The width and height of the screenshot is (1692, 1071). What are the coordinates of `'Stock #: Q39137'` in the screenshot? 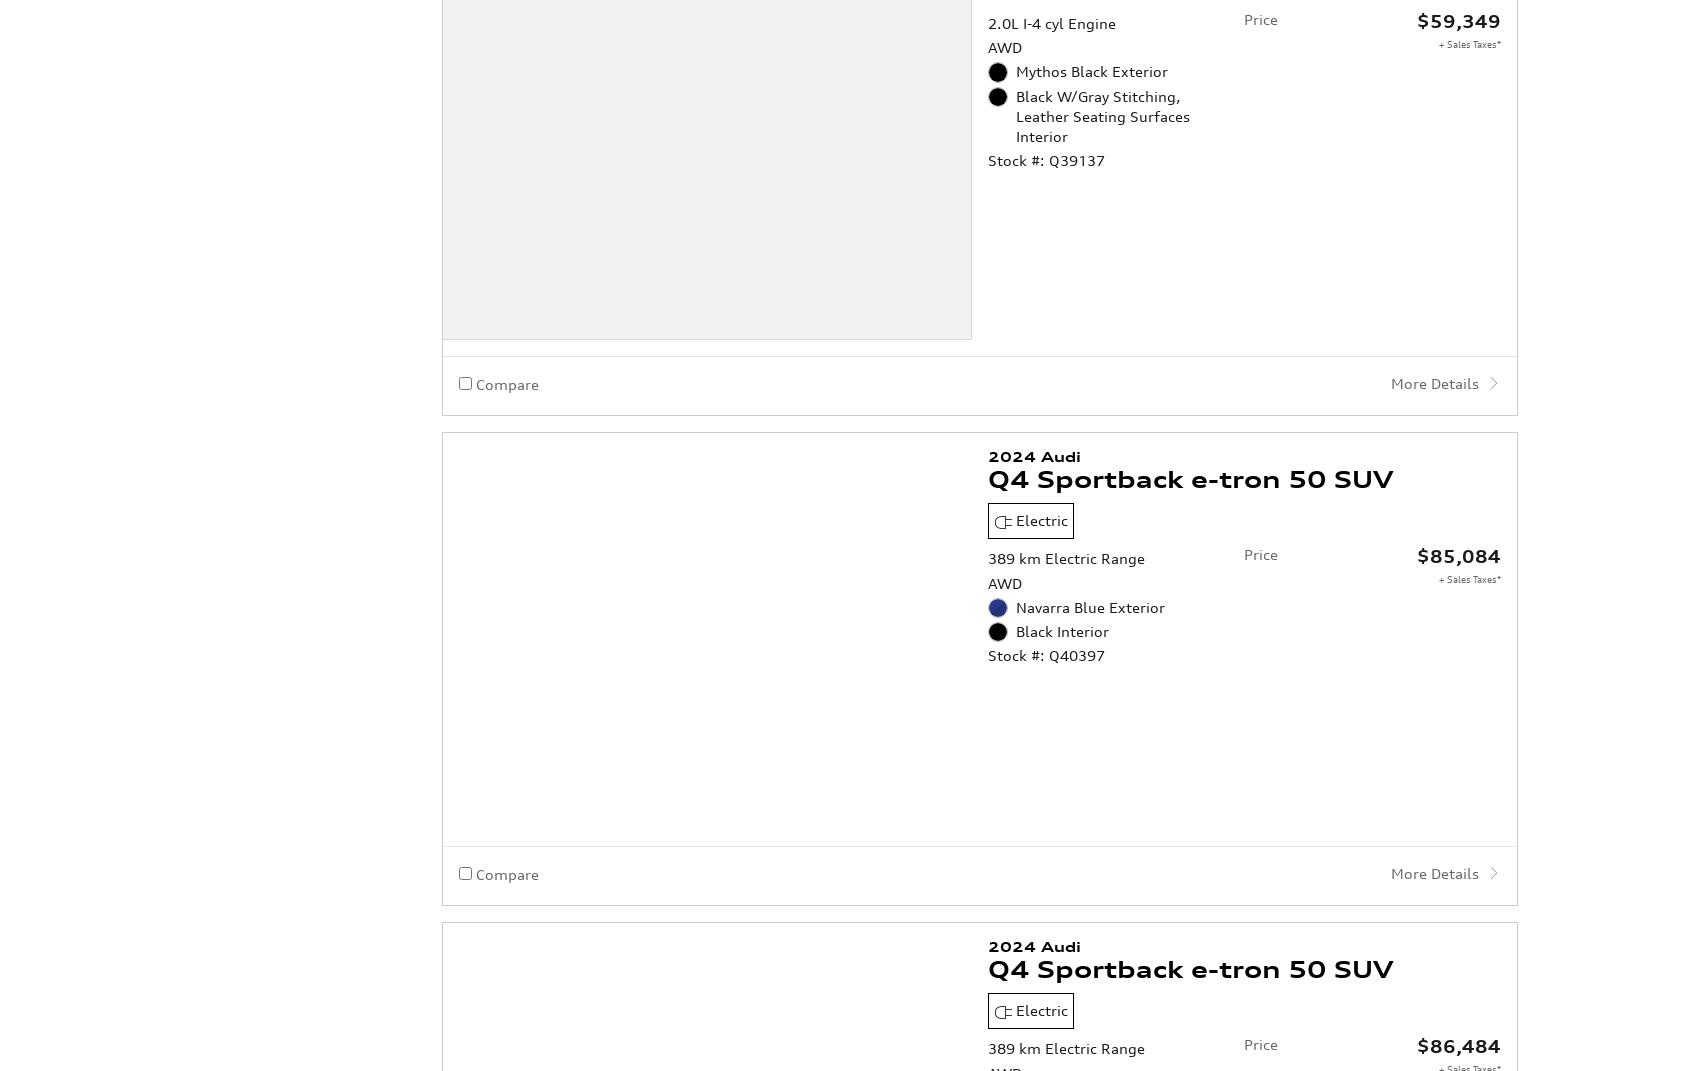 It's located at (1044, 80).